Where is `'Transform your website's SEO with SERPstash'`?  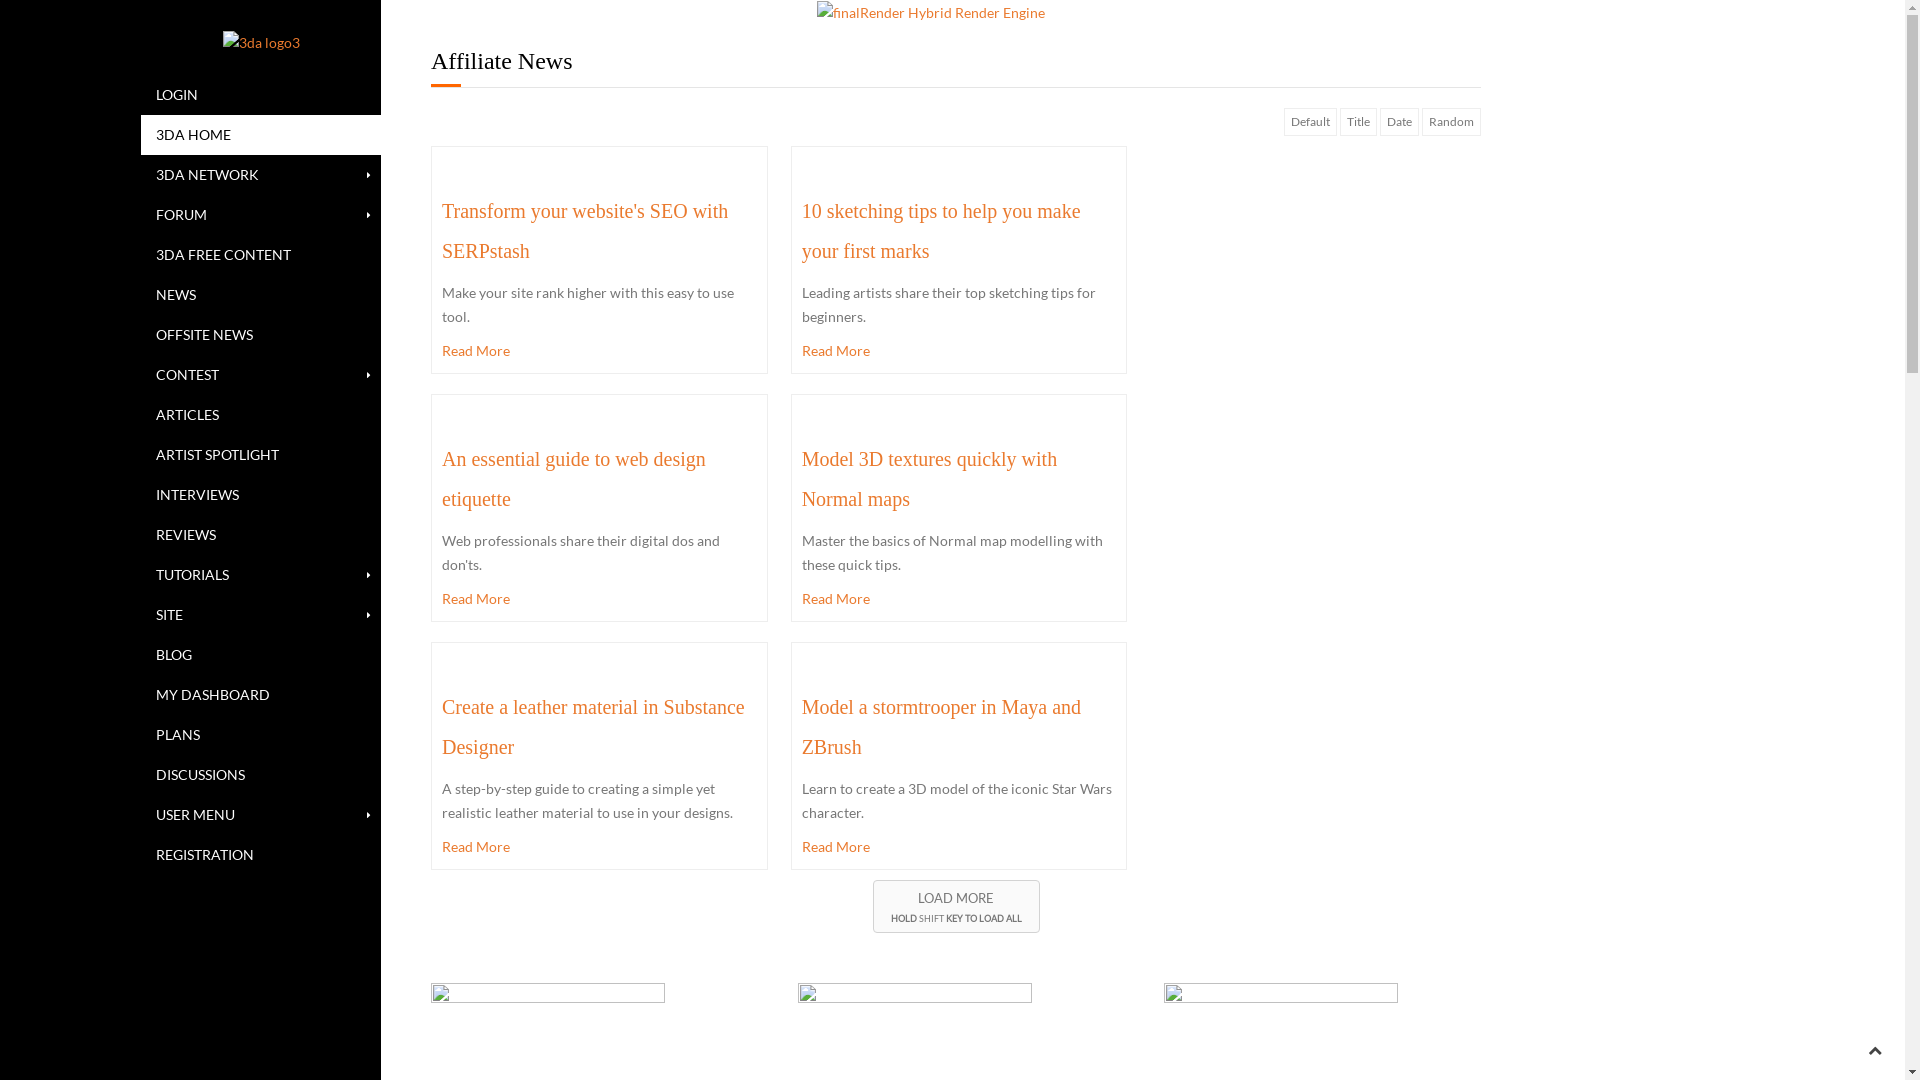
'Transform your website's SEO with SERPstash' is located at coordinates (584, 230).